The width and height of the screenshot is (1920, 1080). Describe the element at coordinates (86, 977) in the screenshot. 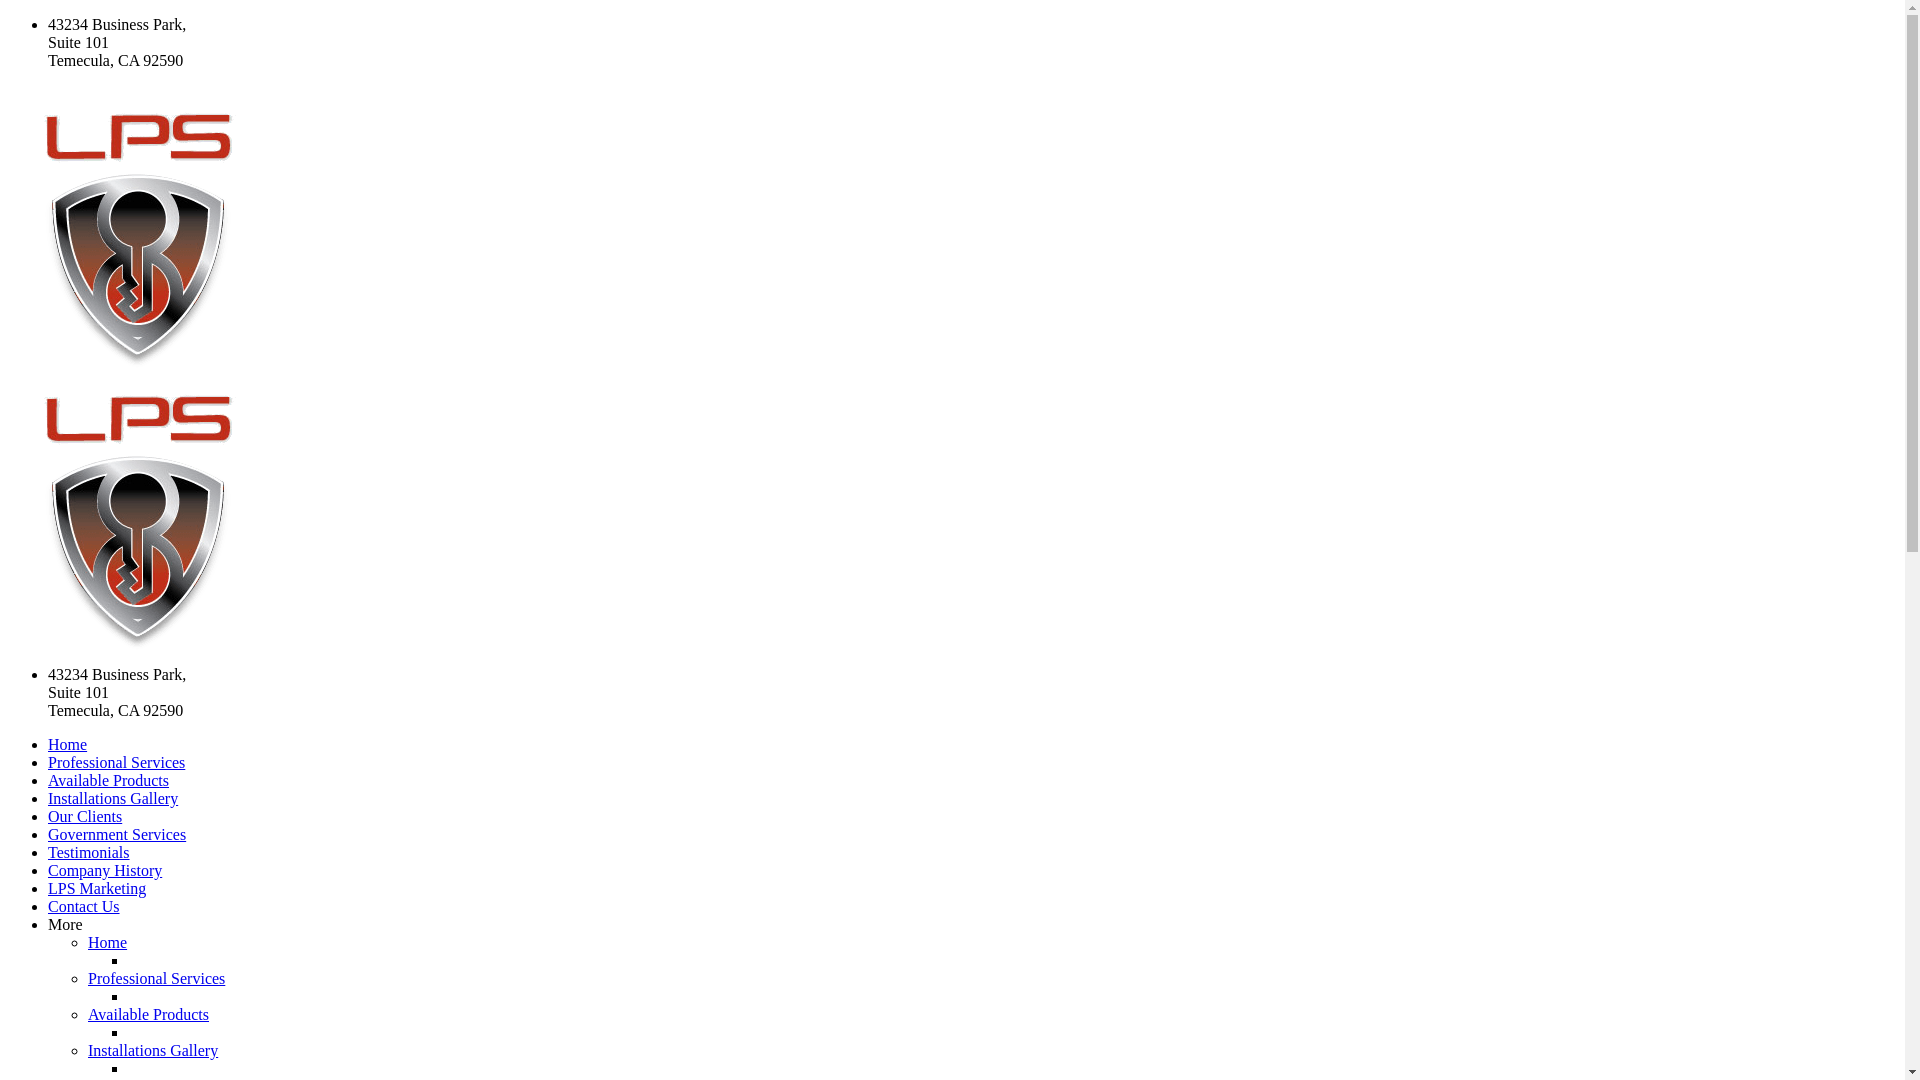

I see `'Professional Services'` at that location.